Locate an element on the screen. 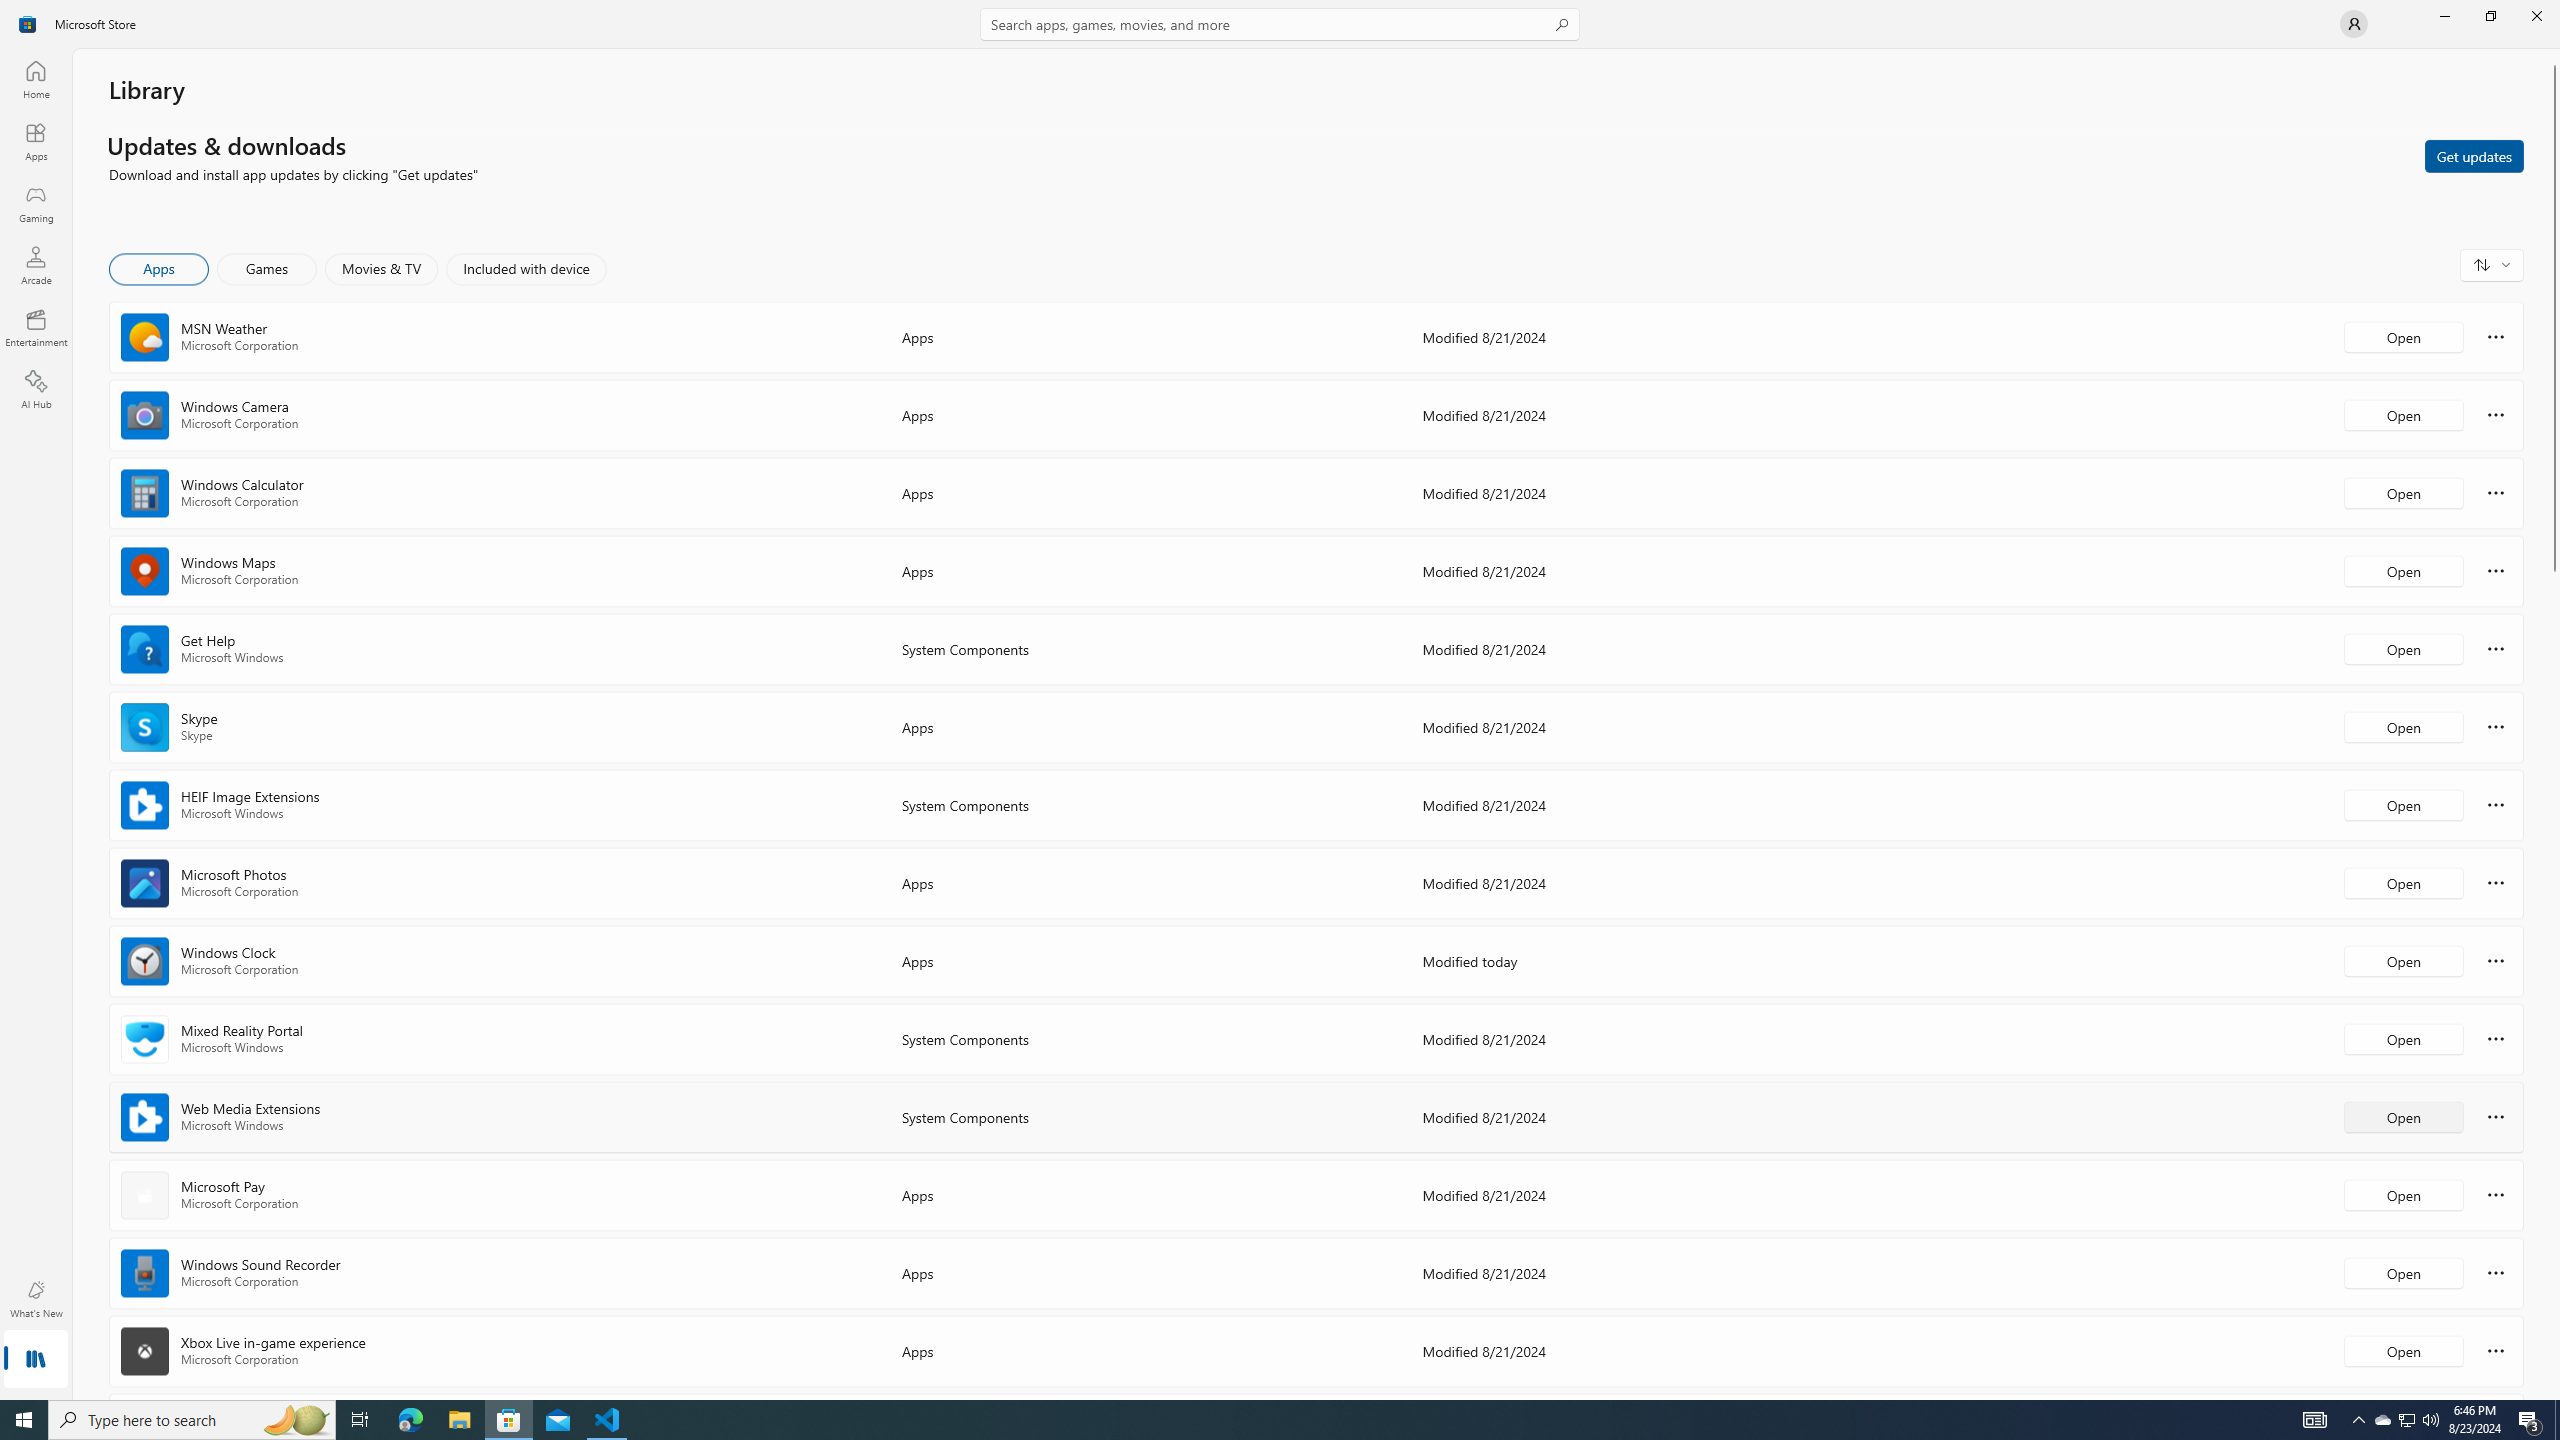 This screenshot has height=1440, width=2560. 'Sort and filter' is located at coordinates (2491, 264).